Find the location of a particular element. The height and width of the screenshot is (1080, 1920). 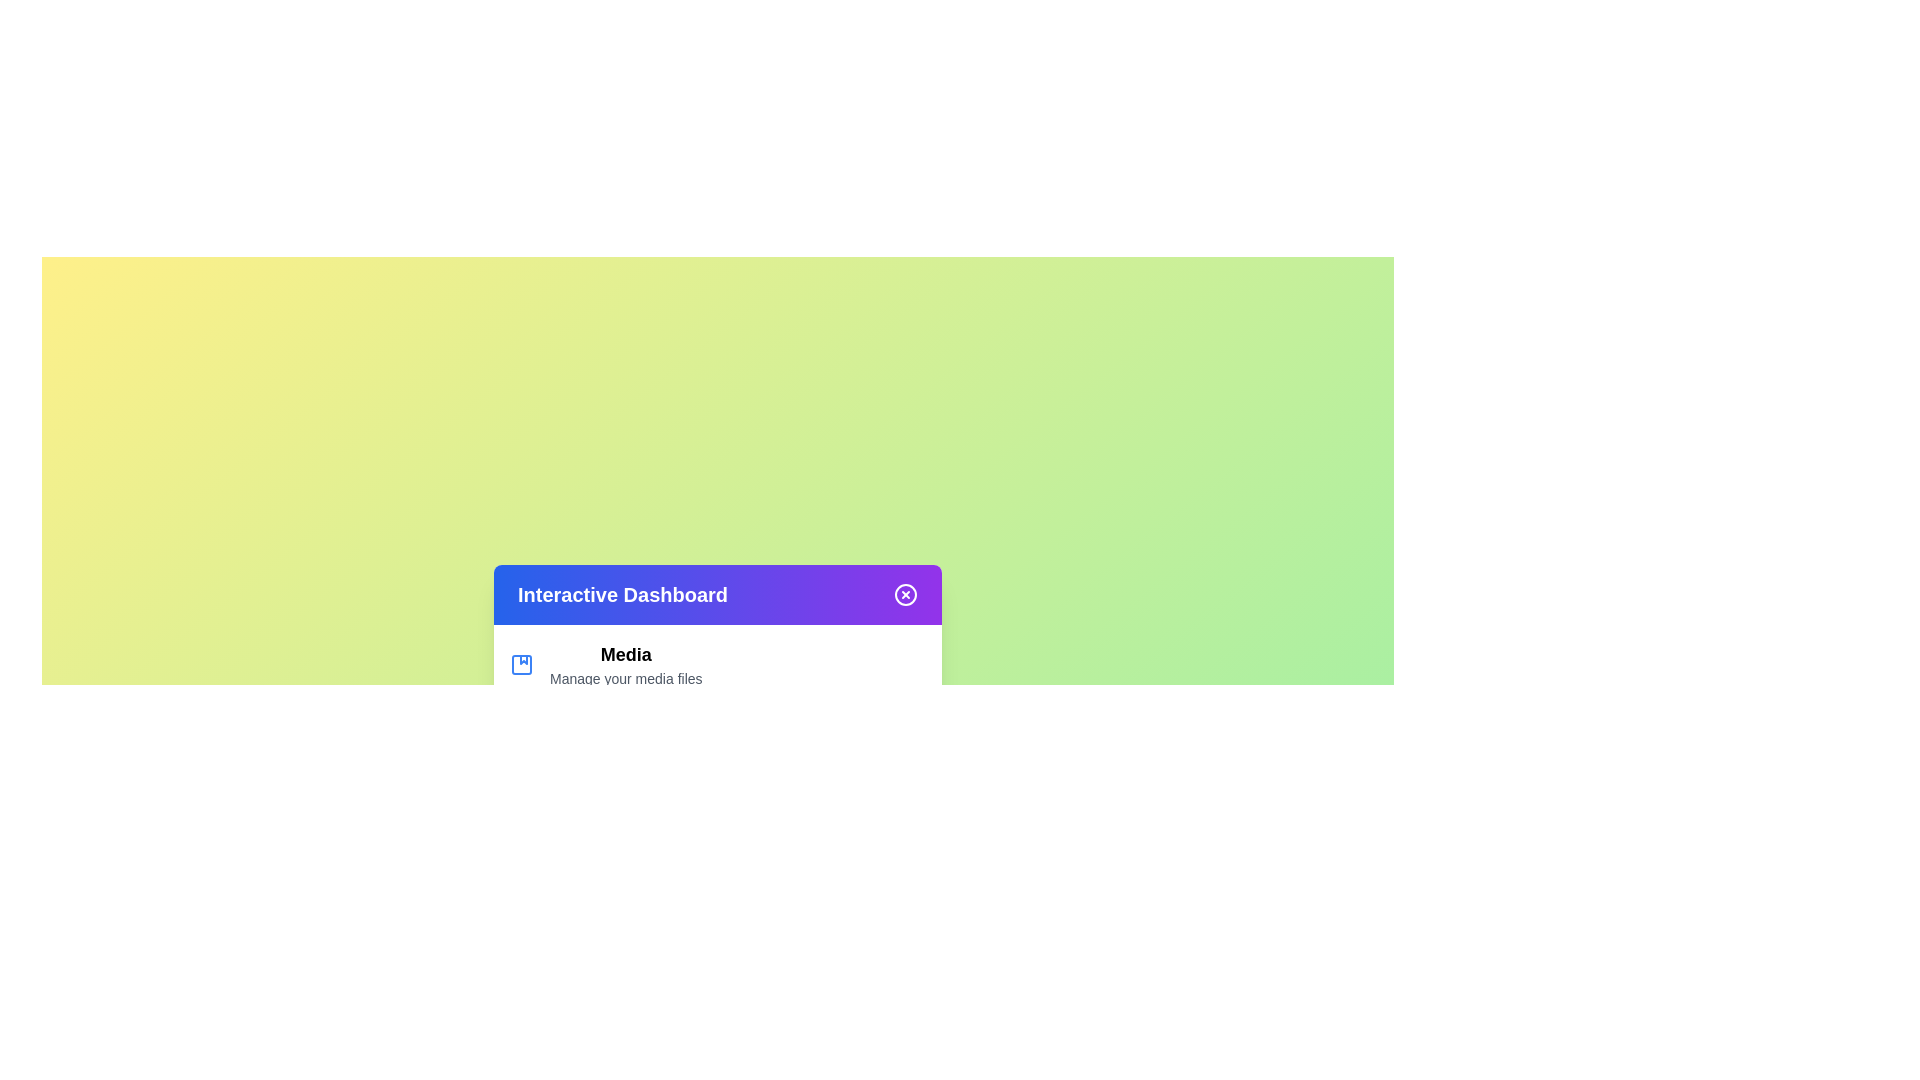

the menu item labeled Media is located at coordinates (718, 664).